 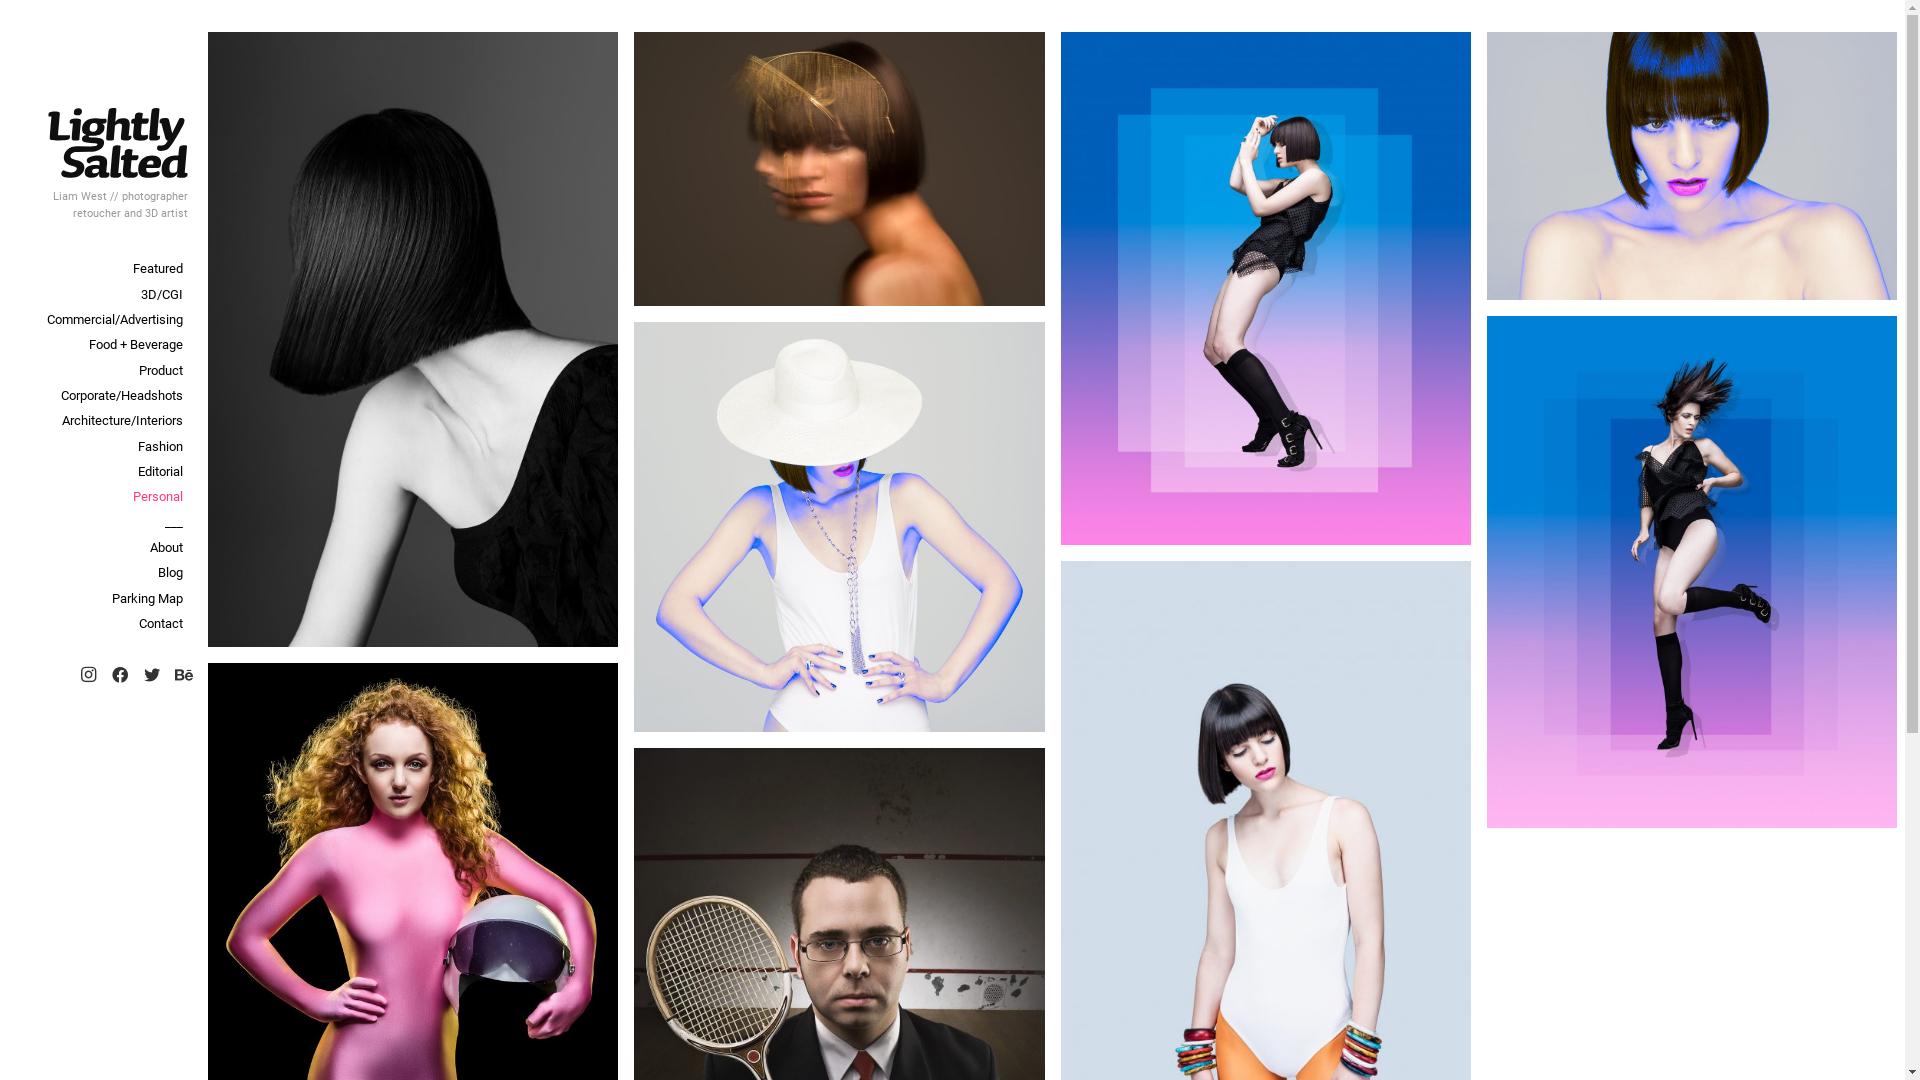 What do you see at coordinates (86, 675) in the screenshot?
I see `'Instagram'` at bounding box center [86, 675].